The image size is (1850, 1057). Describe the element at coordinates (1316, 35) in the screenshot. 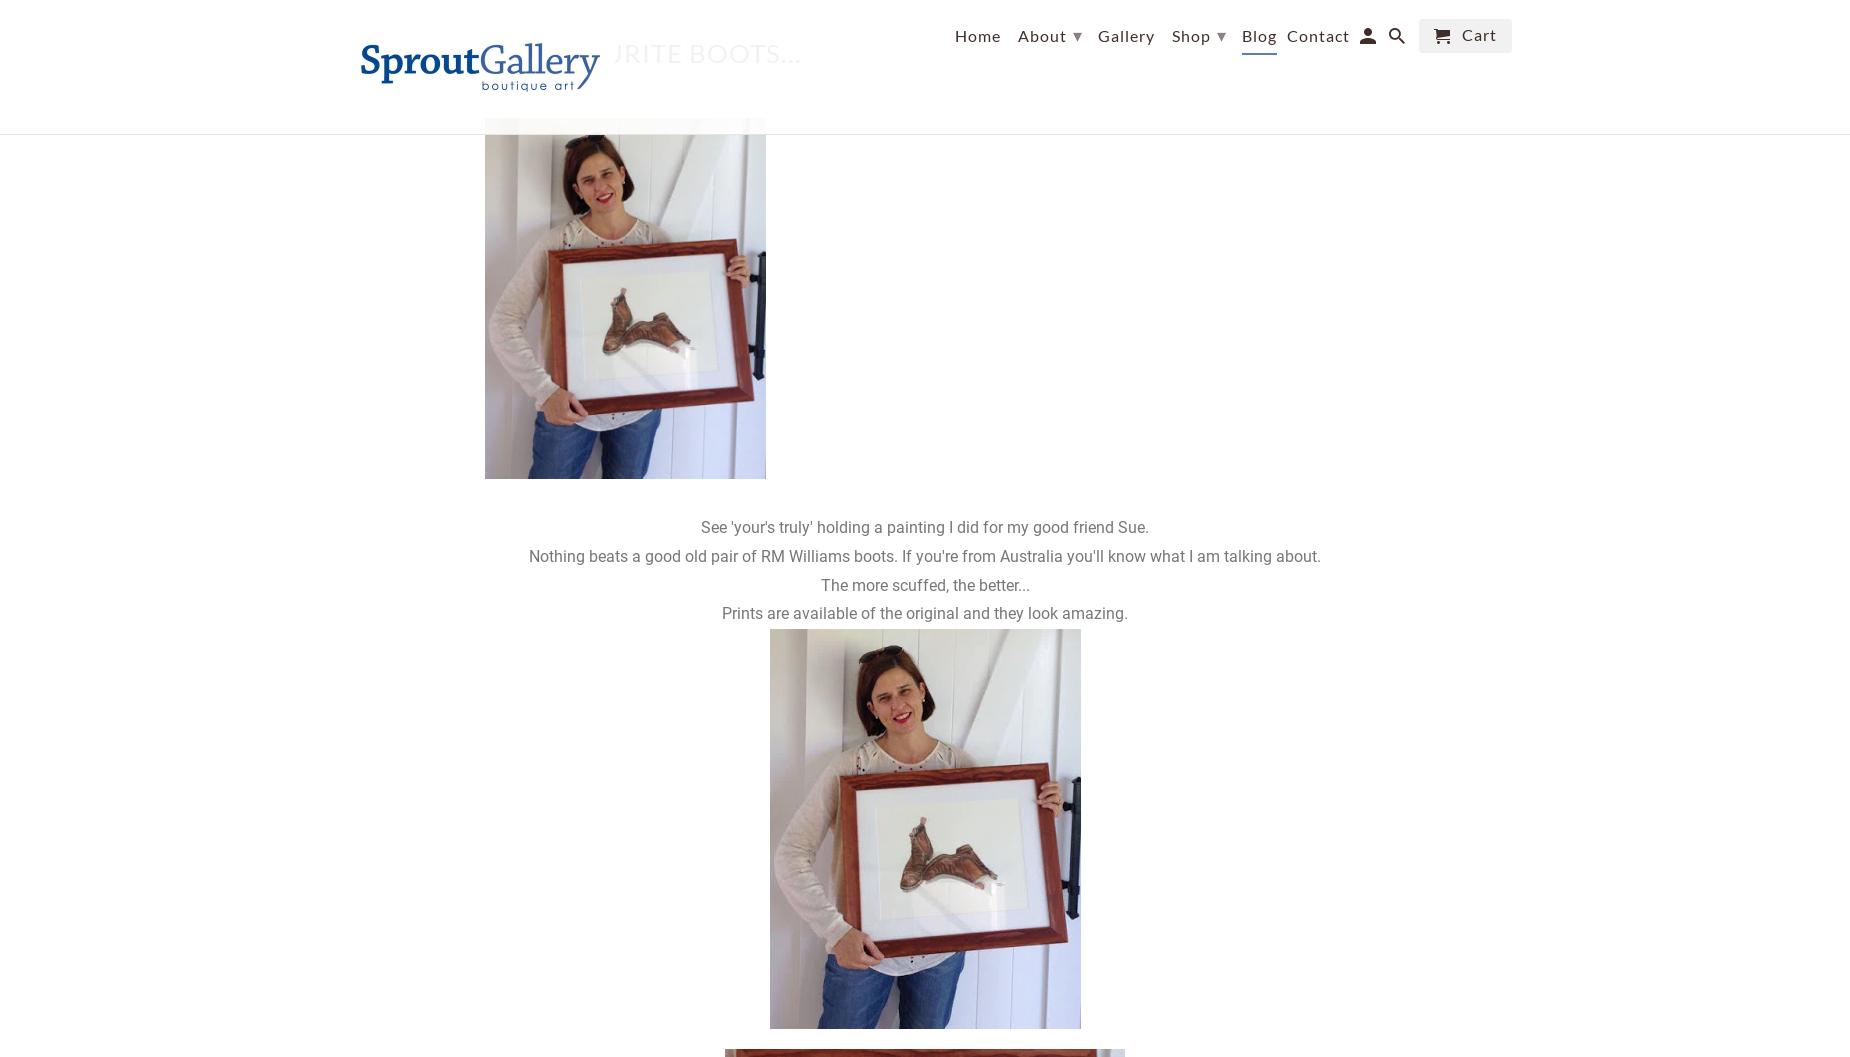

I see `'Contact'` at that location.